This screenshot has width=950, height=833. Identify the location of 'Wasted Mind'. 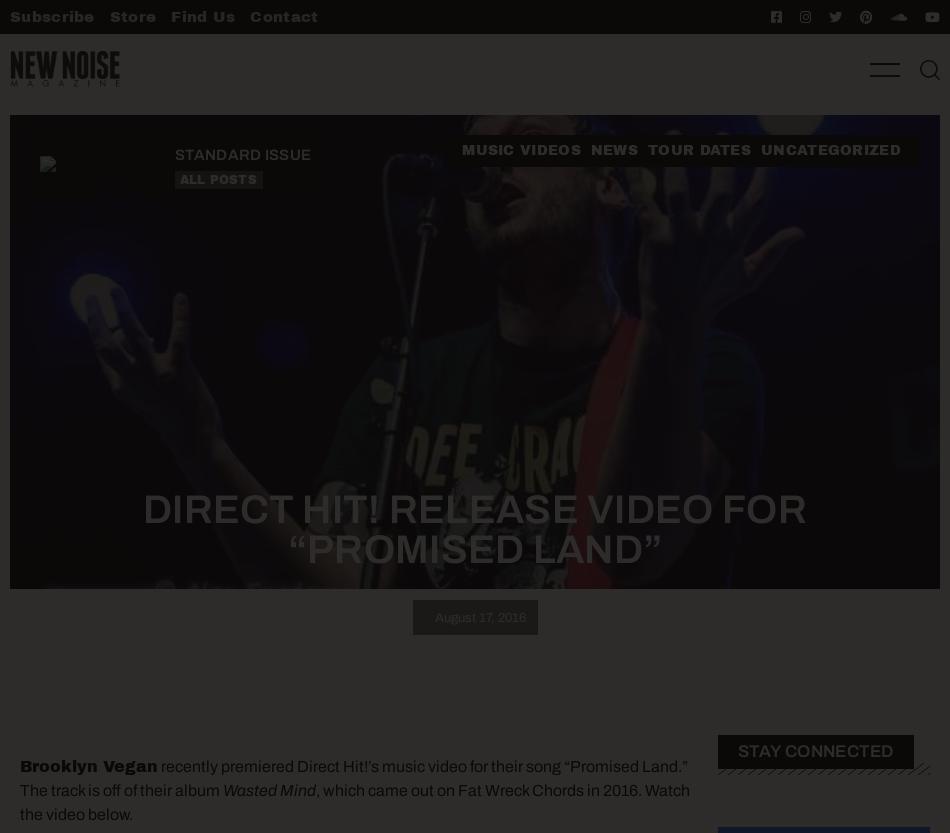
(268, 788).